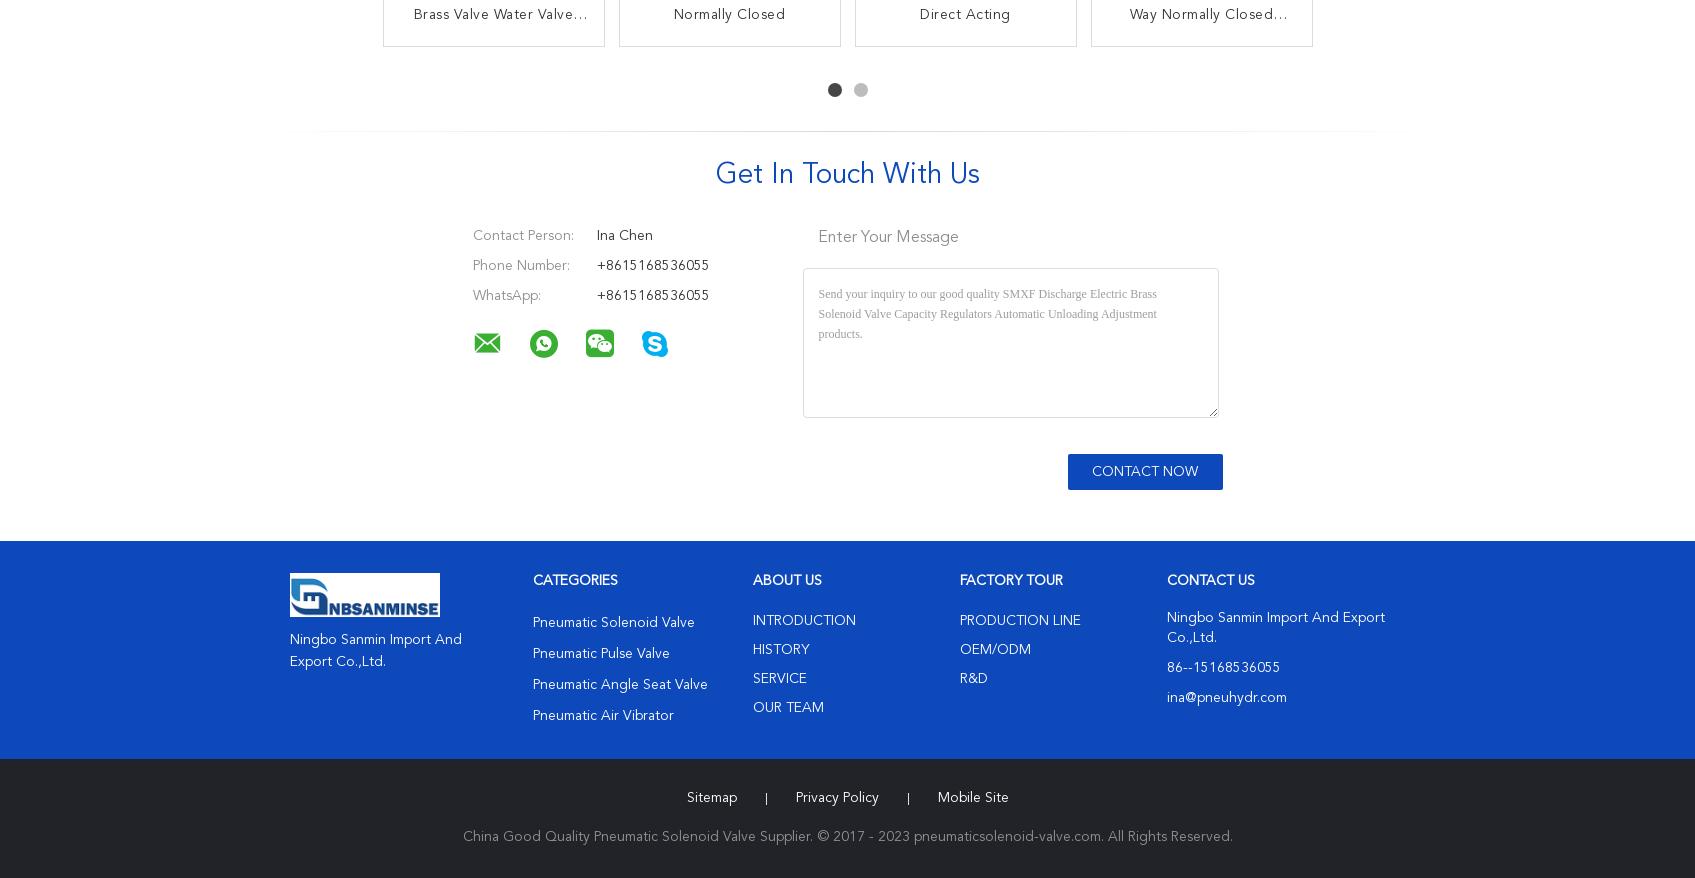  Describe the element at coordinates (1018, 620) in the screenshot. I see `'Production Line'` at that location.